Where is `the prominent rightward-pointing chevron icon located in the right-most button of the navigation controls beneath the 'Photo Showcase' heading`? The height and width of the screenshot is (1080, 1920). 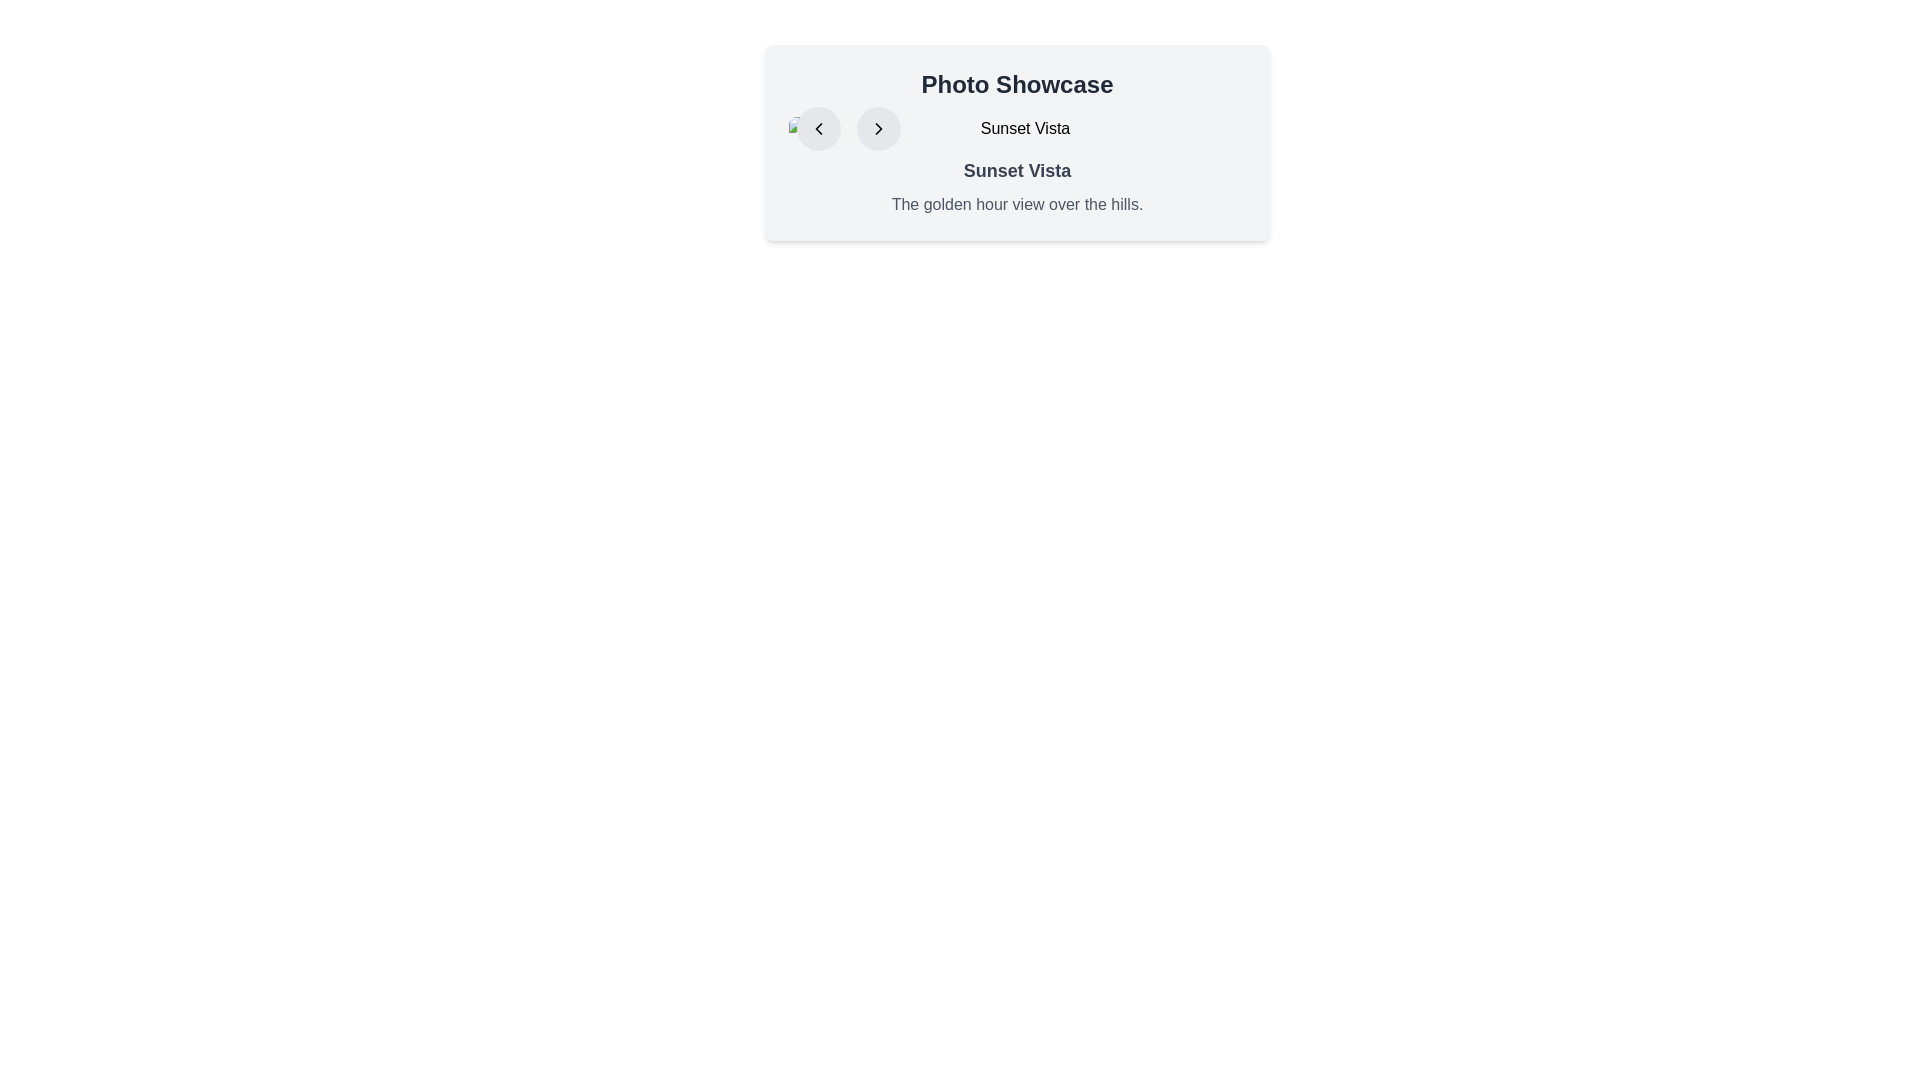
the prominent rightward-pointing chevron icon located in the right-most button of the navigation controls beneath the 'Photo Showcase' heading is located at coordinates (878, 128).